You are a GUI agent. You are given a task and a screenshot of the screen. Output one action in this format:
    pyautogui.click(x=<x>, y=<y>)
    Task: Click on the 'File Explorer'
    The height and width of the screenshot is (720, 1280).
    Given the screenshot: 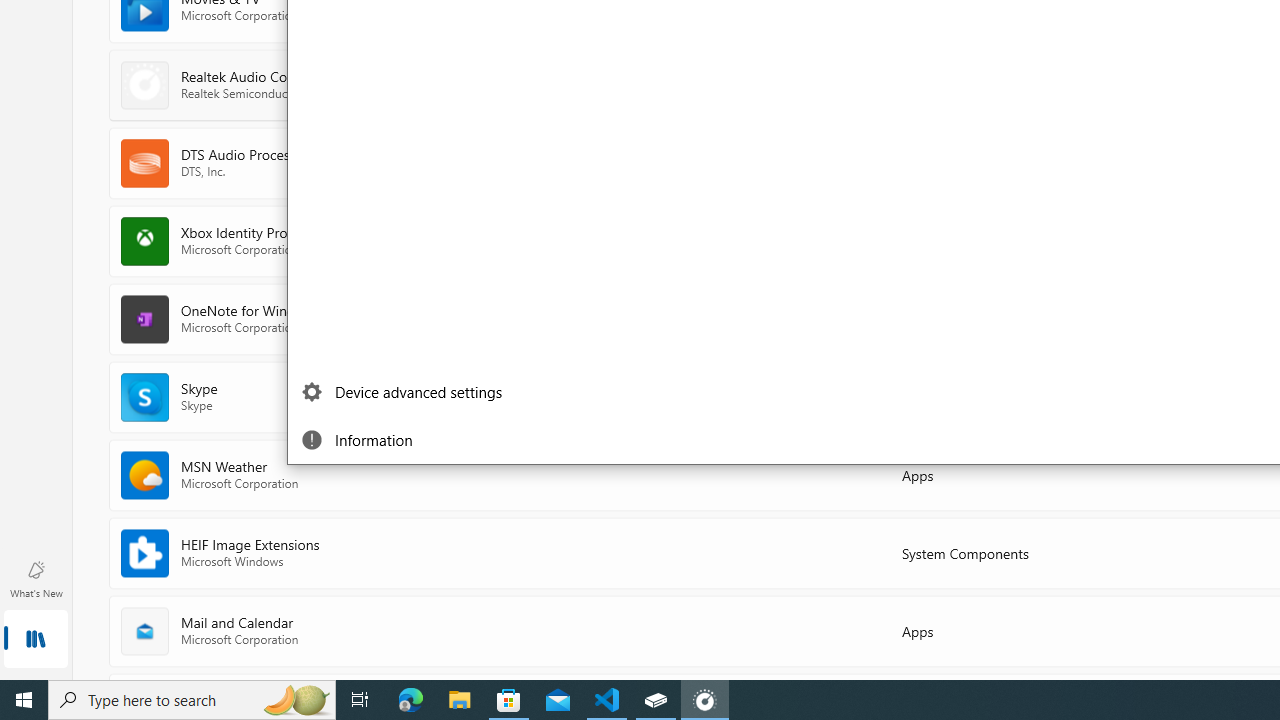 What is the action you would take?
    pyautogui.click(x=459, y=698)
    